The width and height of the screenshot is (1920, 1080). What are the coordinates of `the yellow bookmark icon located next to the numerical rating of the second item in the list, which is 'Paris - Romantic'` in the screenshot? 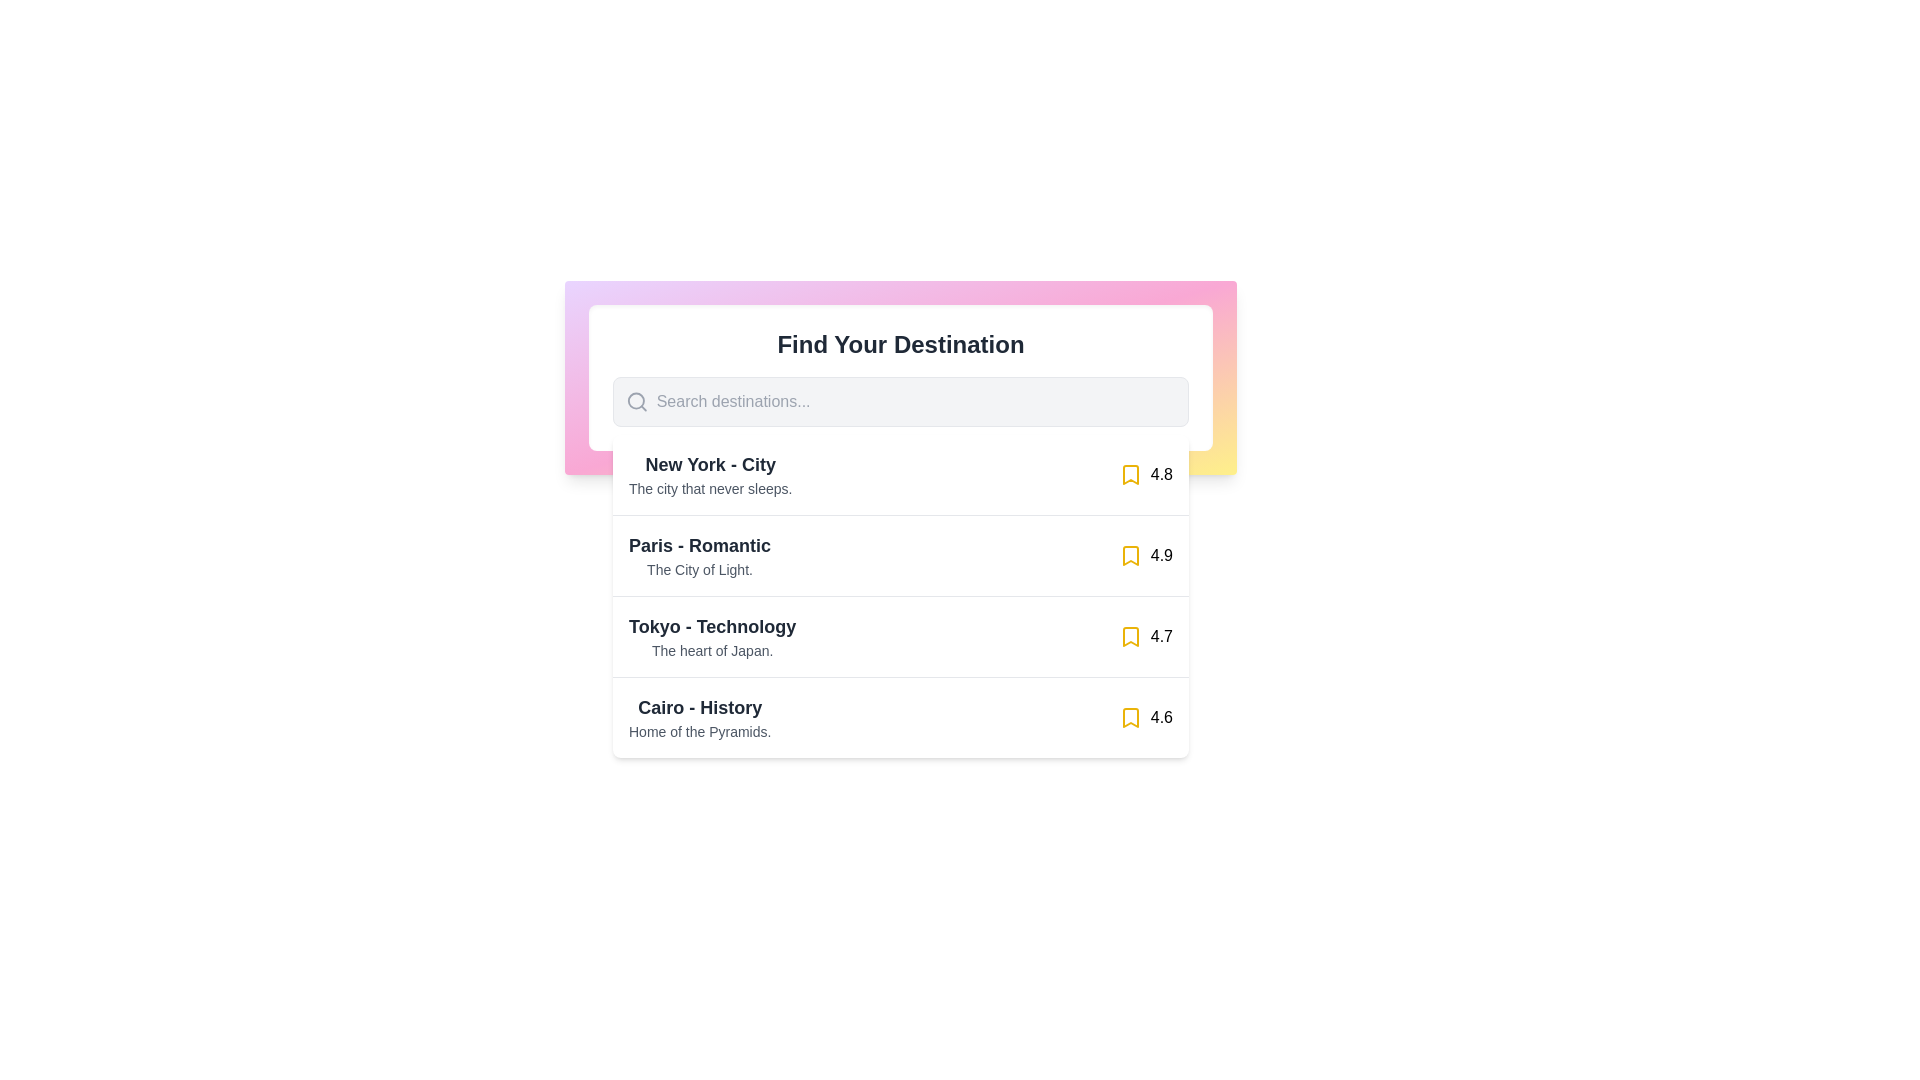 It's located at (1130, 555).